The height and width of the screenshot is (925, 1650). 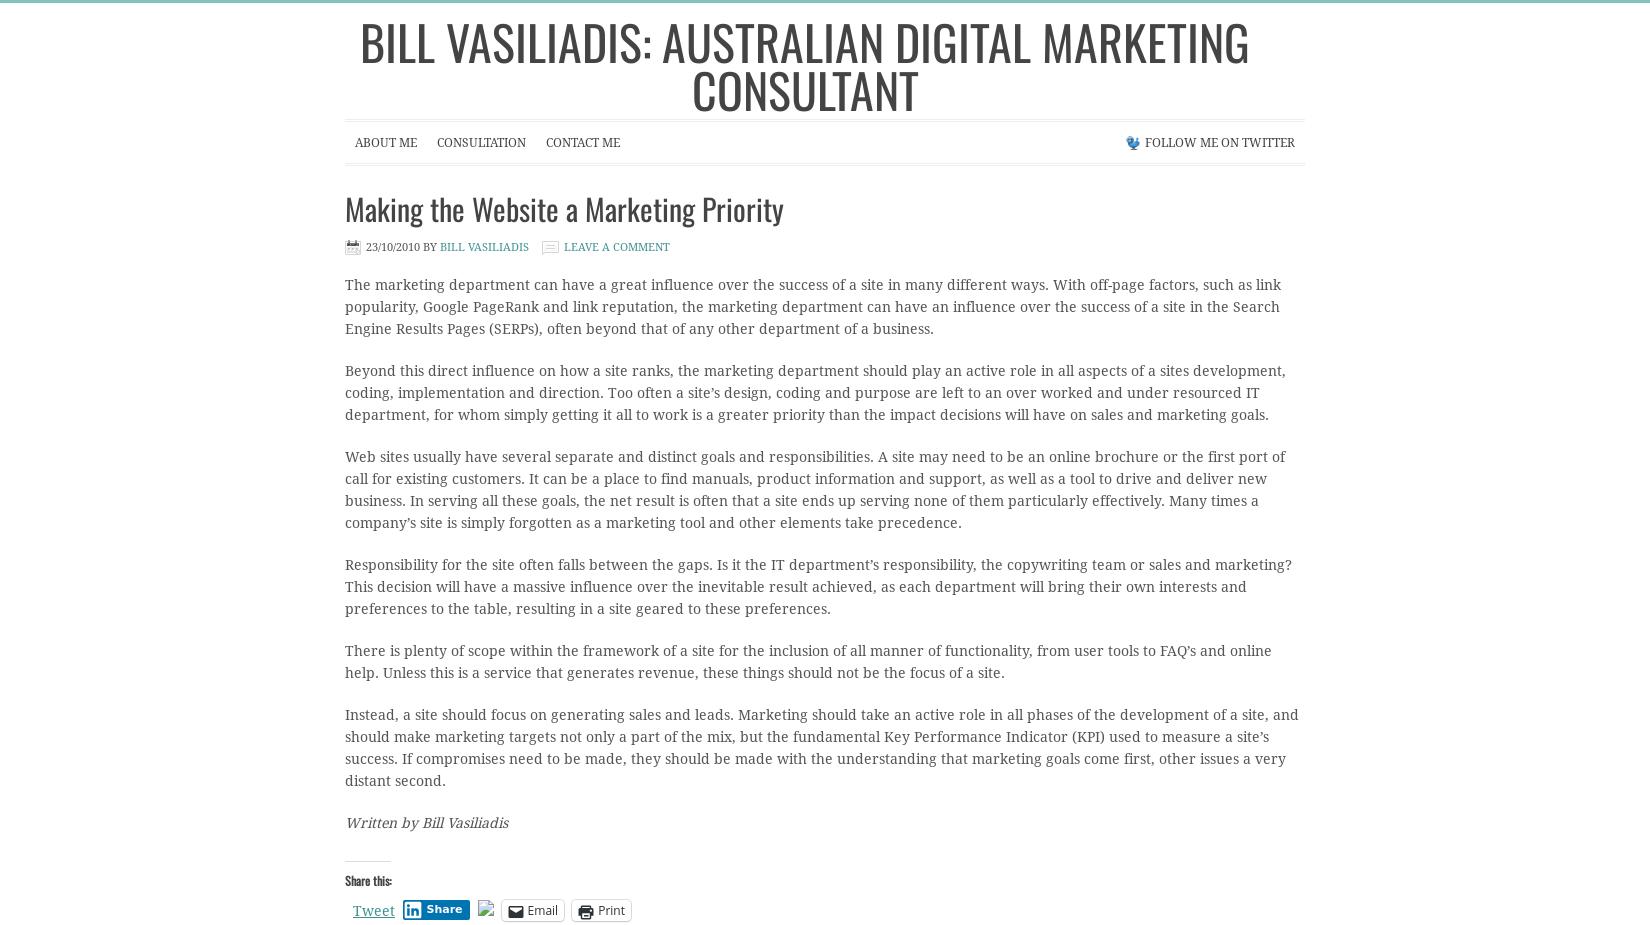 What do you see at coordinates (425, 822) in the screenshot?
I see `'Written by Bill Vasiliadis'` at bounding box center [425, 822].